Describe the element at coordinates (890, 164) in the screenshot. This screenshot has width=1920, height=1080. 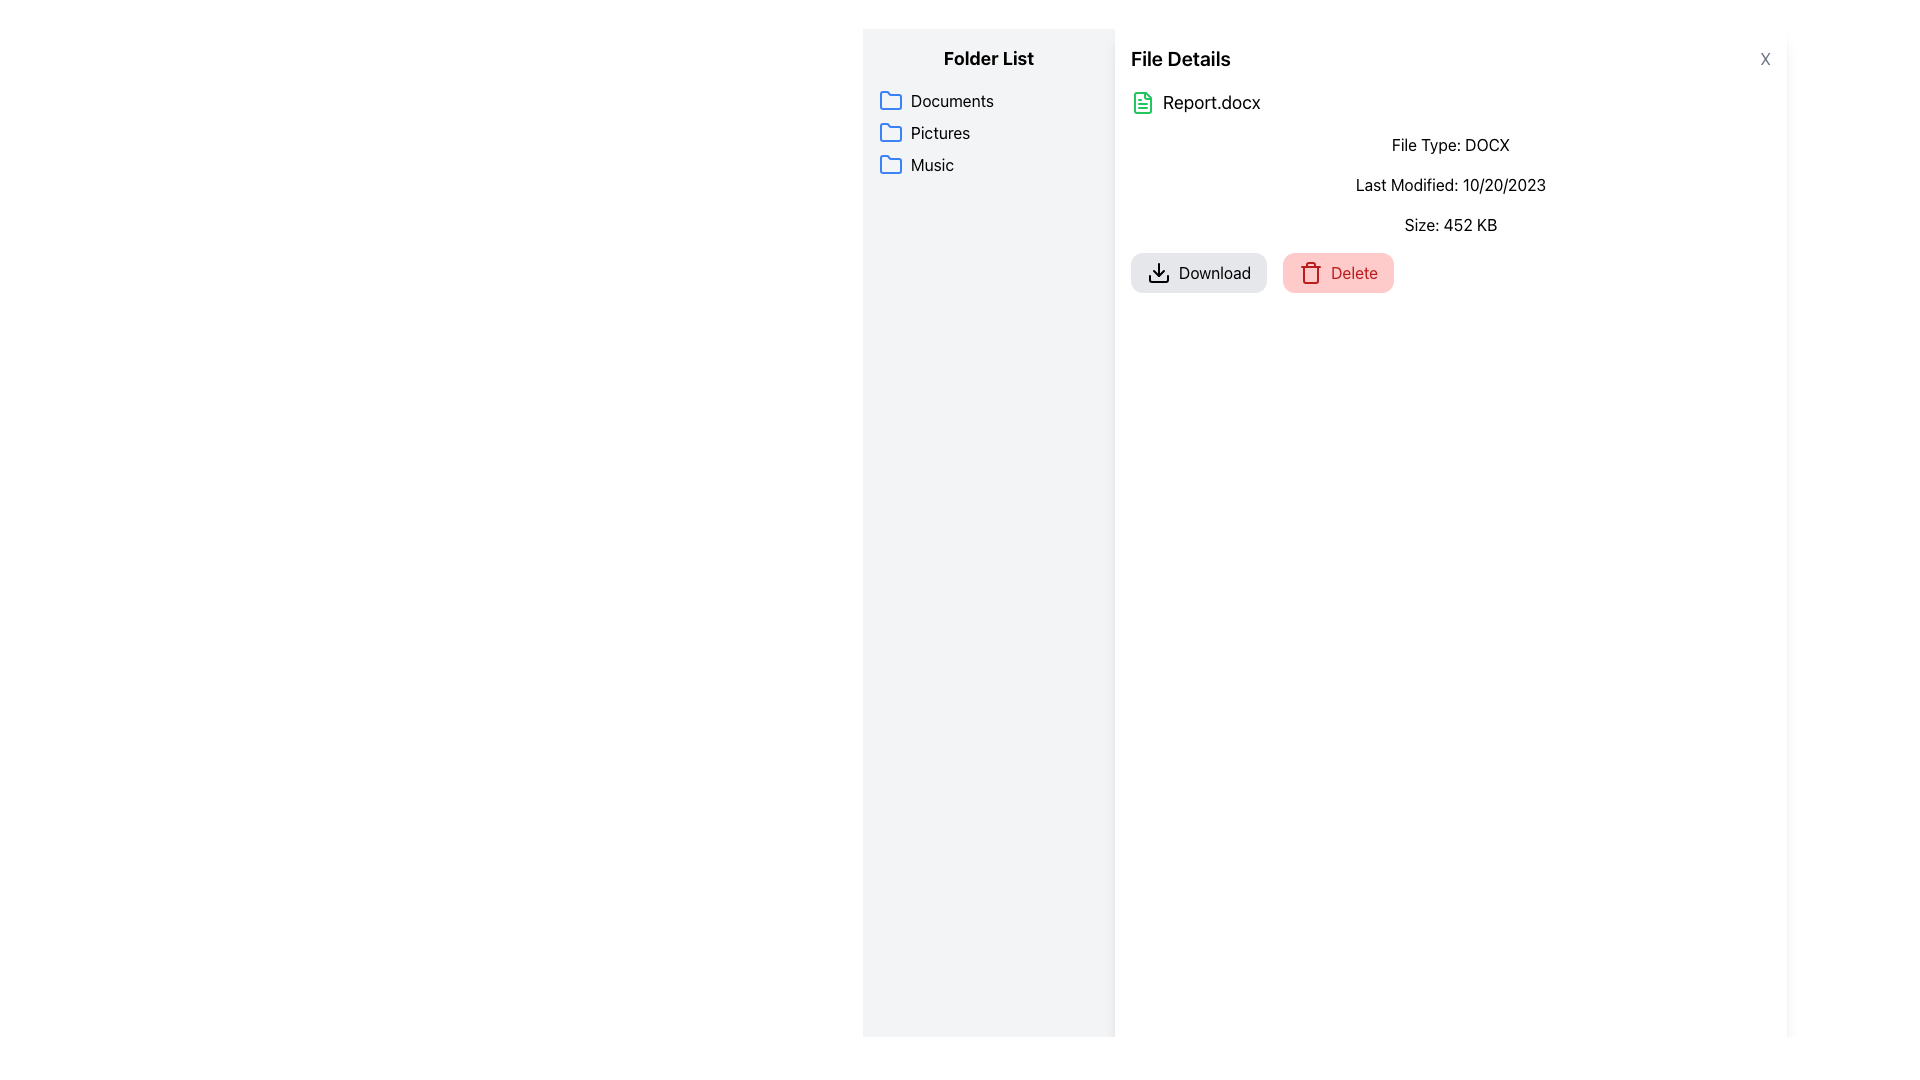
I see `the folder icon in the 'Music' section of the 'Folder List' column` at that location.